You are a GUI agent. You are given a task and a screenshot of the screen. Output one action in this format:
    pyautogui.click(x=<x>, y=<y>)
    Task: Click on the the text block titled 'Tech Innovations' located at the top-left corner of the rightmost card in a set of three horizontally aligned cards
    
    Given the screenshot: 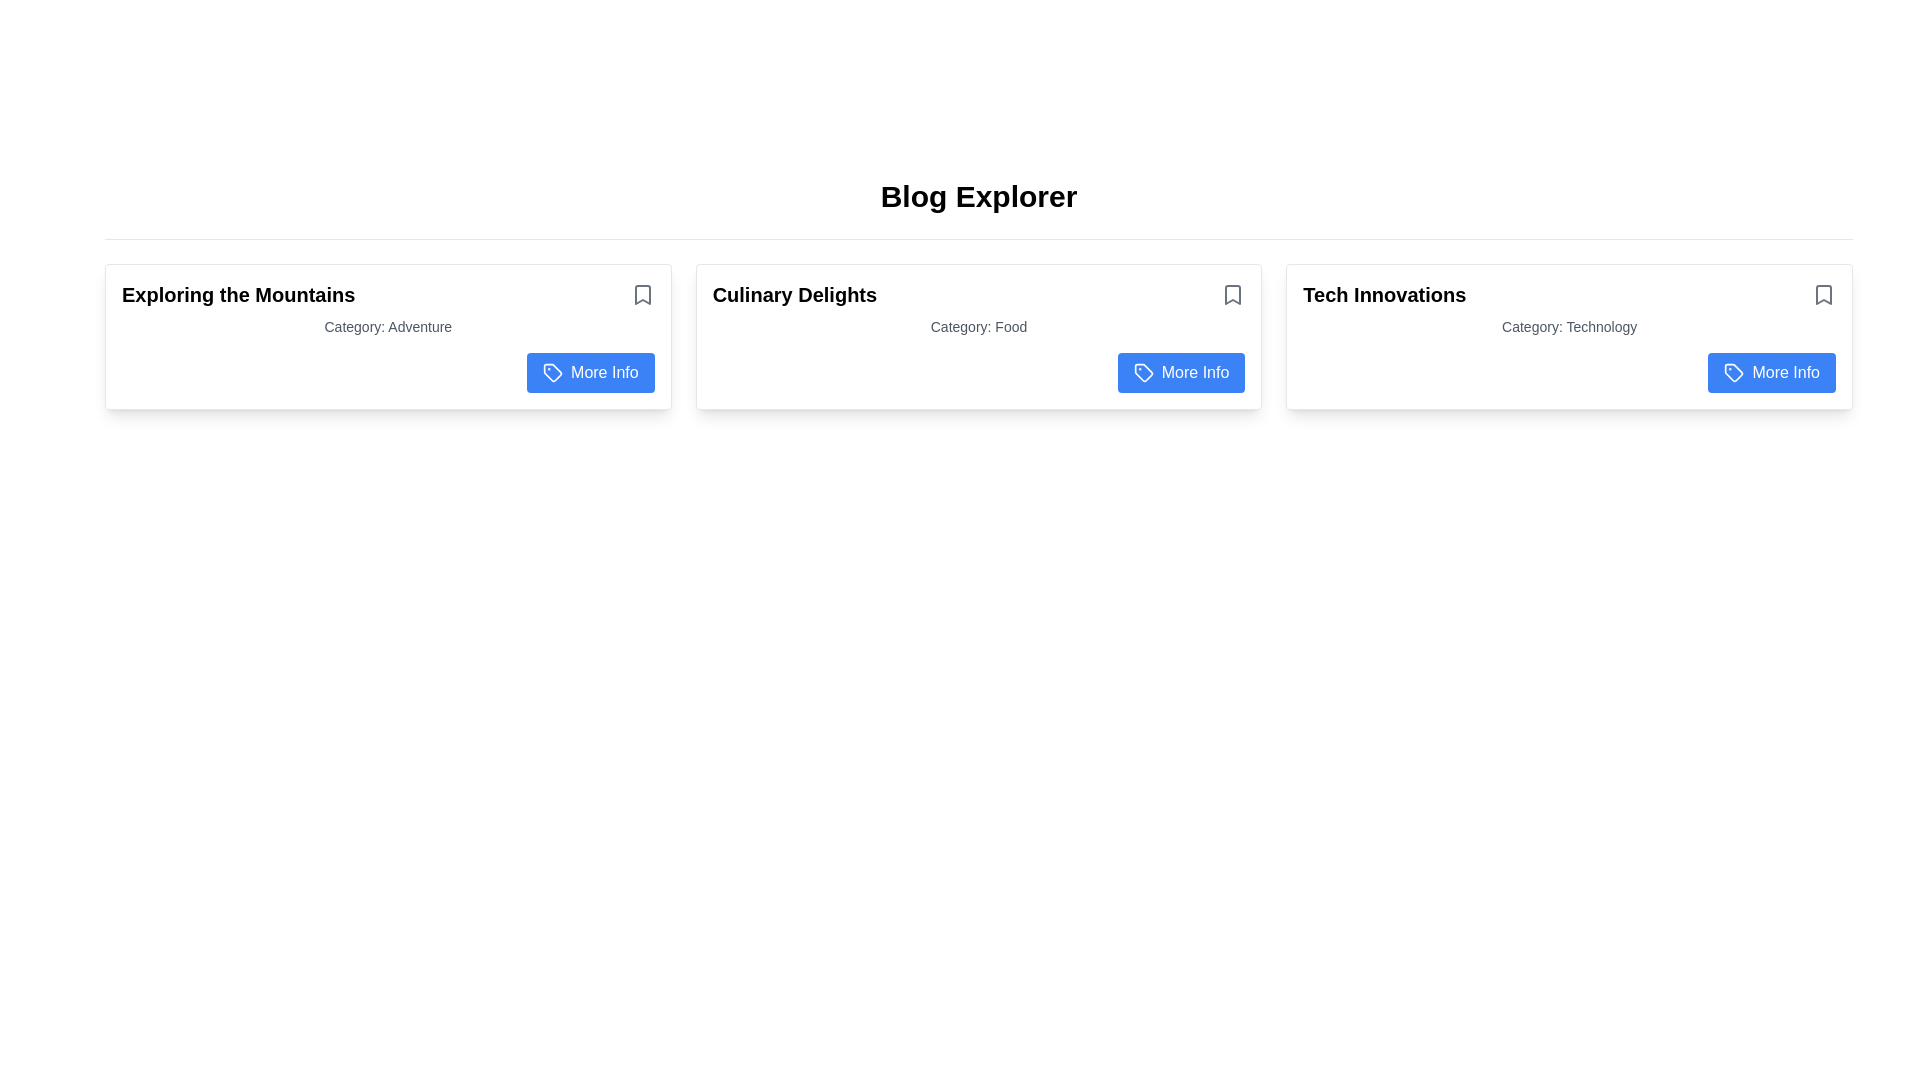 What is the action you would take?
    pyautogui.click(x=1383, y=294)
    